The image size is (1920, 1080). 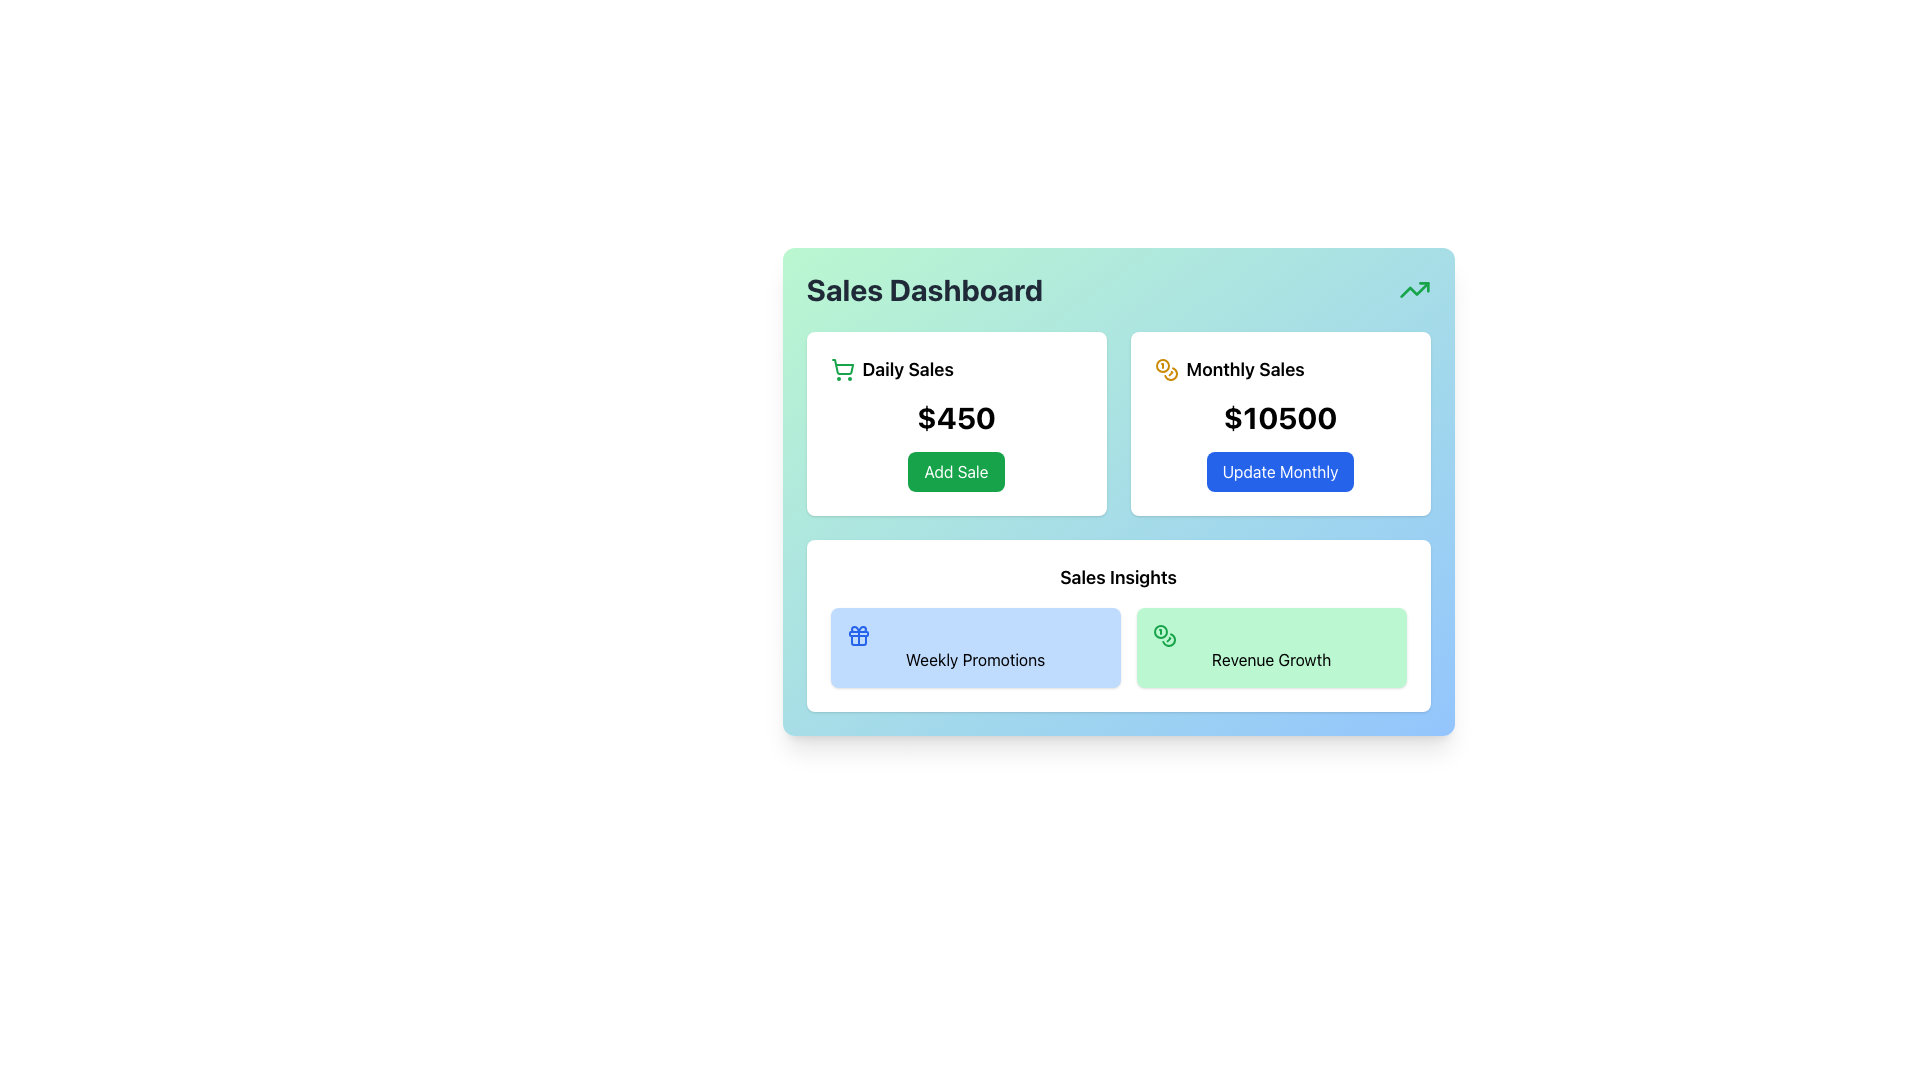 What do you see at coordinates (842, 370) in the screenshot?
I see `the small green shopping cart icon located in the top-left corner of the 'Daily Sales' card, adjacent to the 'Daily Sales' text` at bounding box center [842, 370].